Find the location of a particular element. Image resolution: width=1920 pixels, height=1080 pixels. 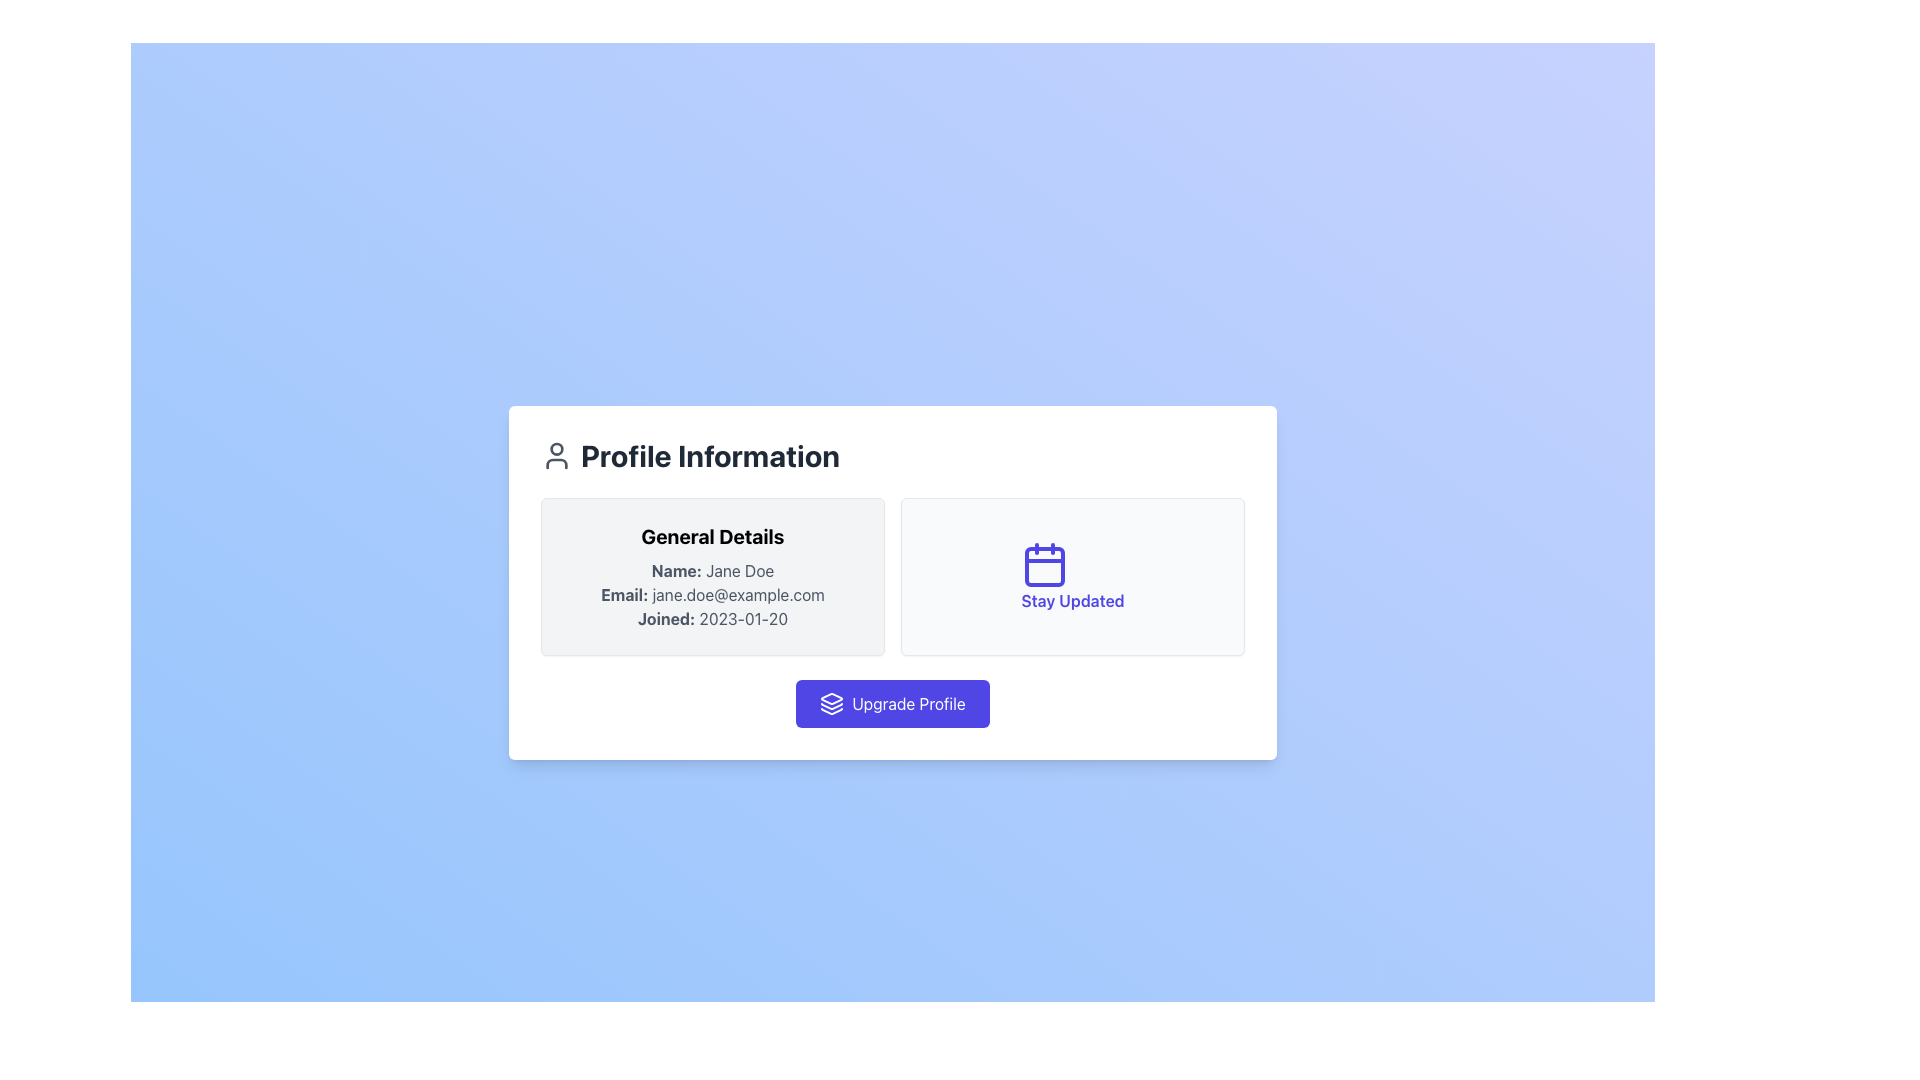

the circular graphical element that is part of the user profile avatar, located near the top-left corner of the interface, above the 'Profile Information' header is located at coordinates (556, 447).